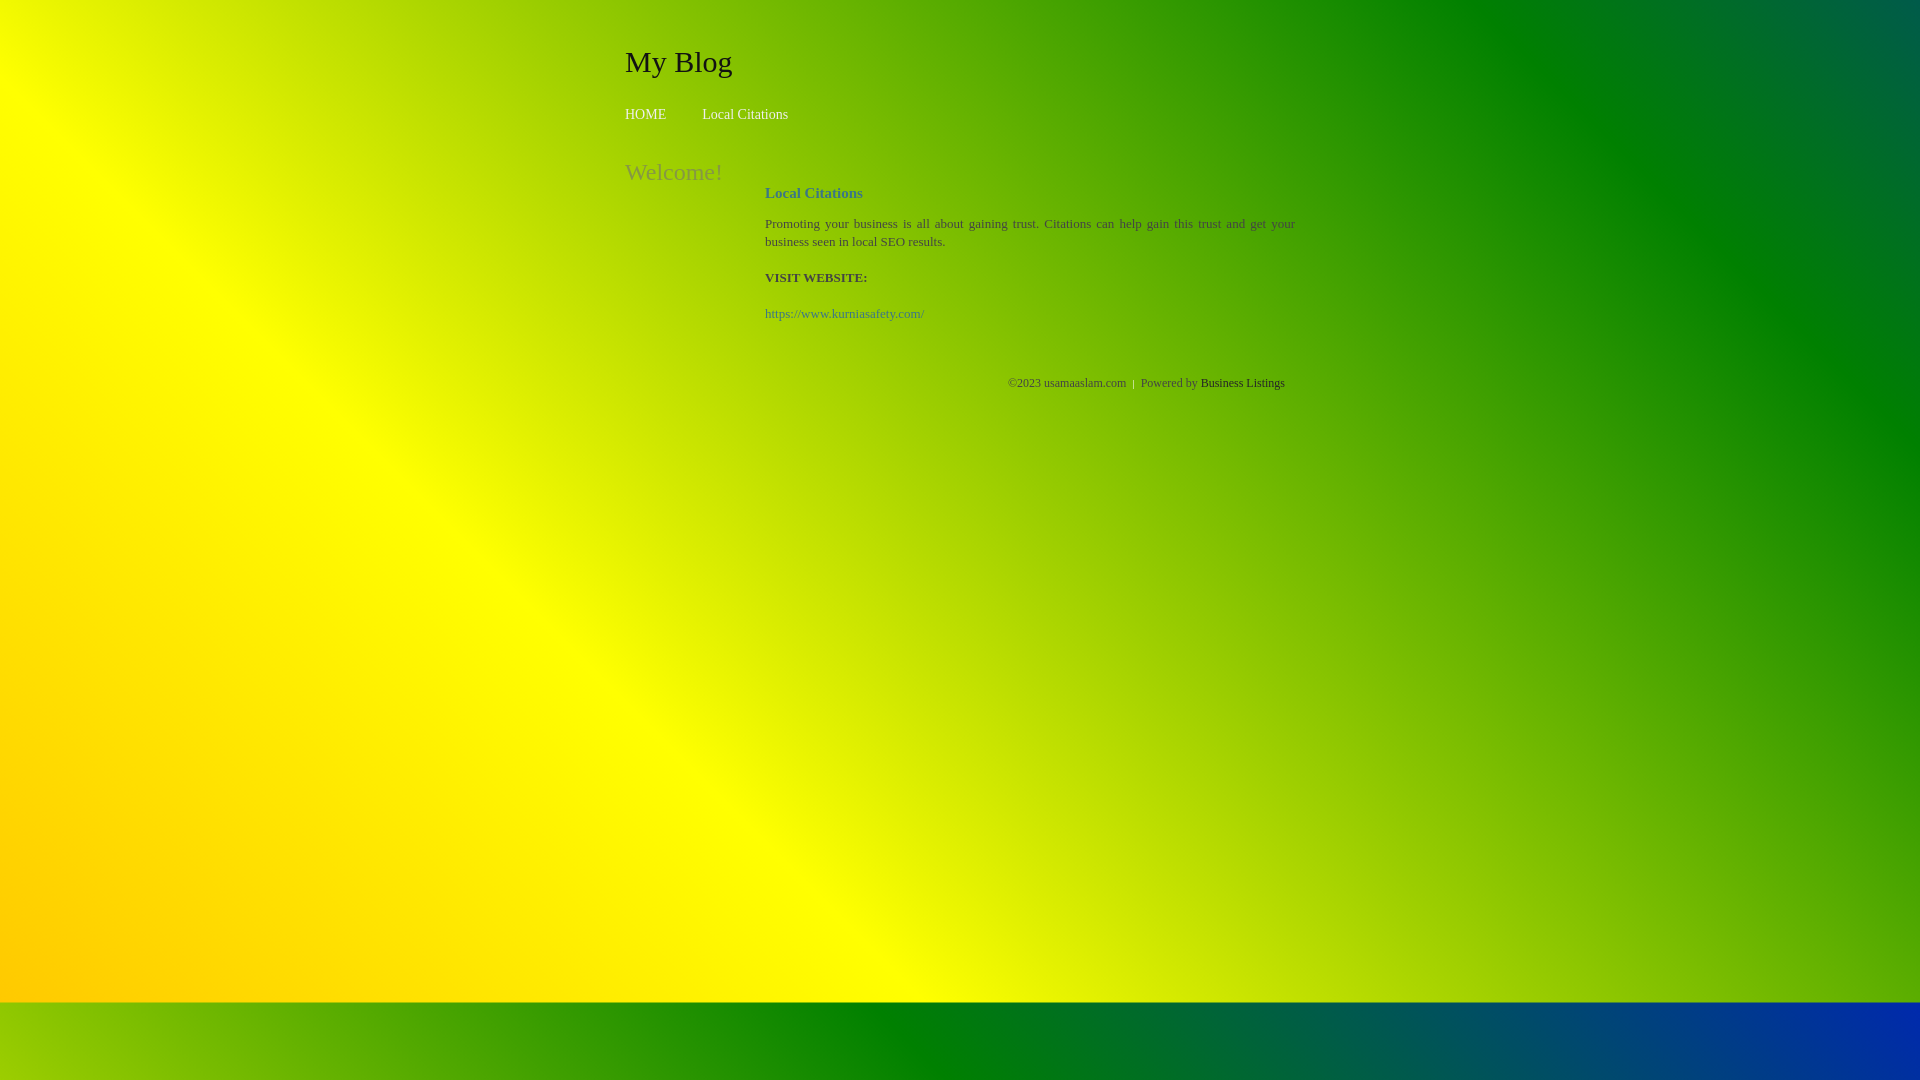 Image resolution: width=1920 pixels, height=1080 pixels. What do you see at coordinates (844, 313) in the screenshot?
I see `'https://www.kurniasafety.com/'` at bounding box center [844, 313].